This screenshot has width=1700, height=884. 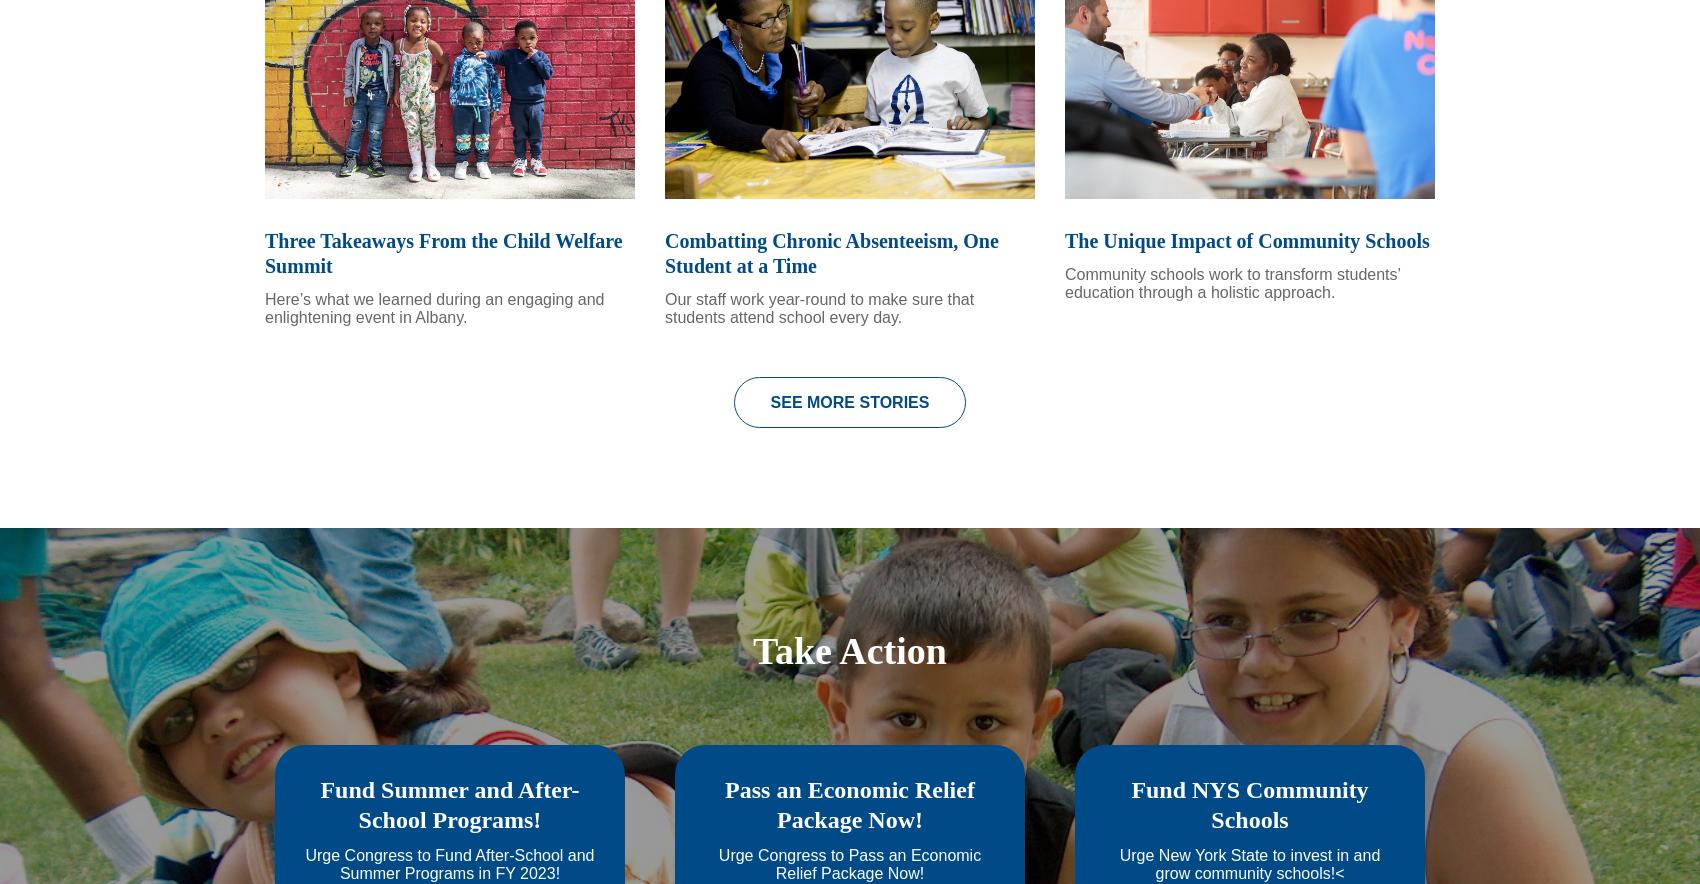 What do you see at coordinates (848, 676) in the screenshot?
I see `'Take Action'` at bounding box center [848, 676].